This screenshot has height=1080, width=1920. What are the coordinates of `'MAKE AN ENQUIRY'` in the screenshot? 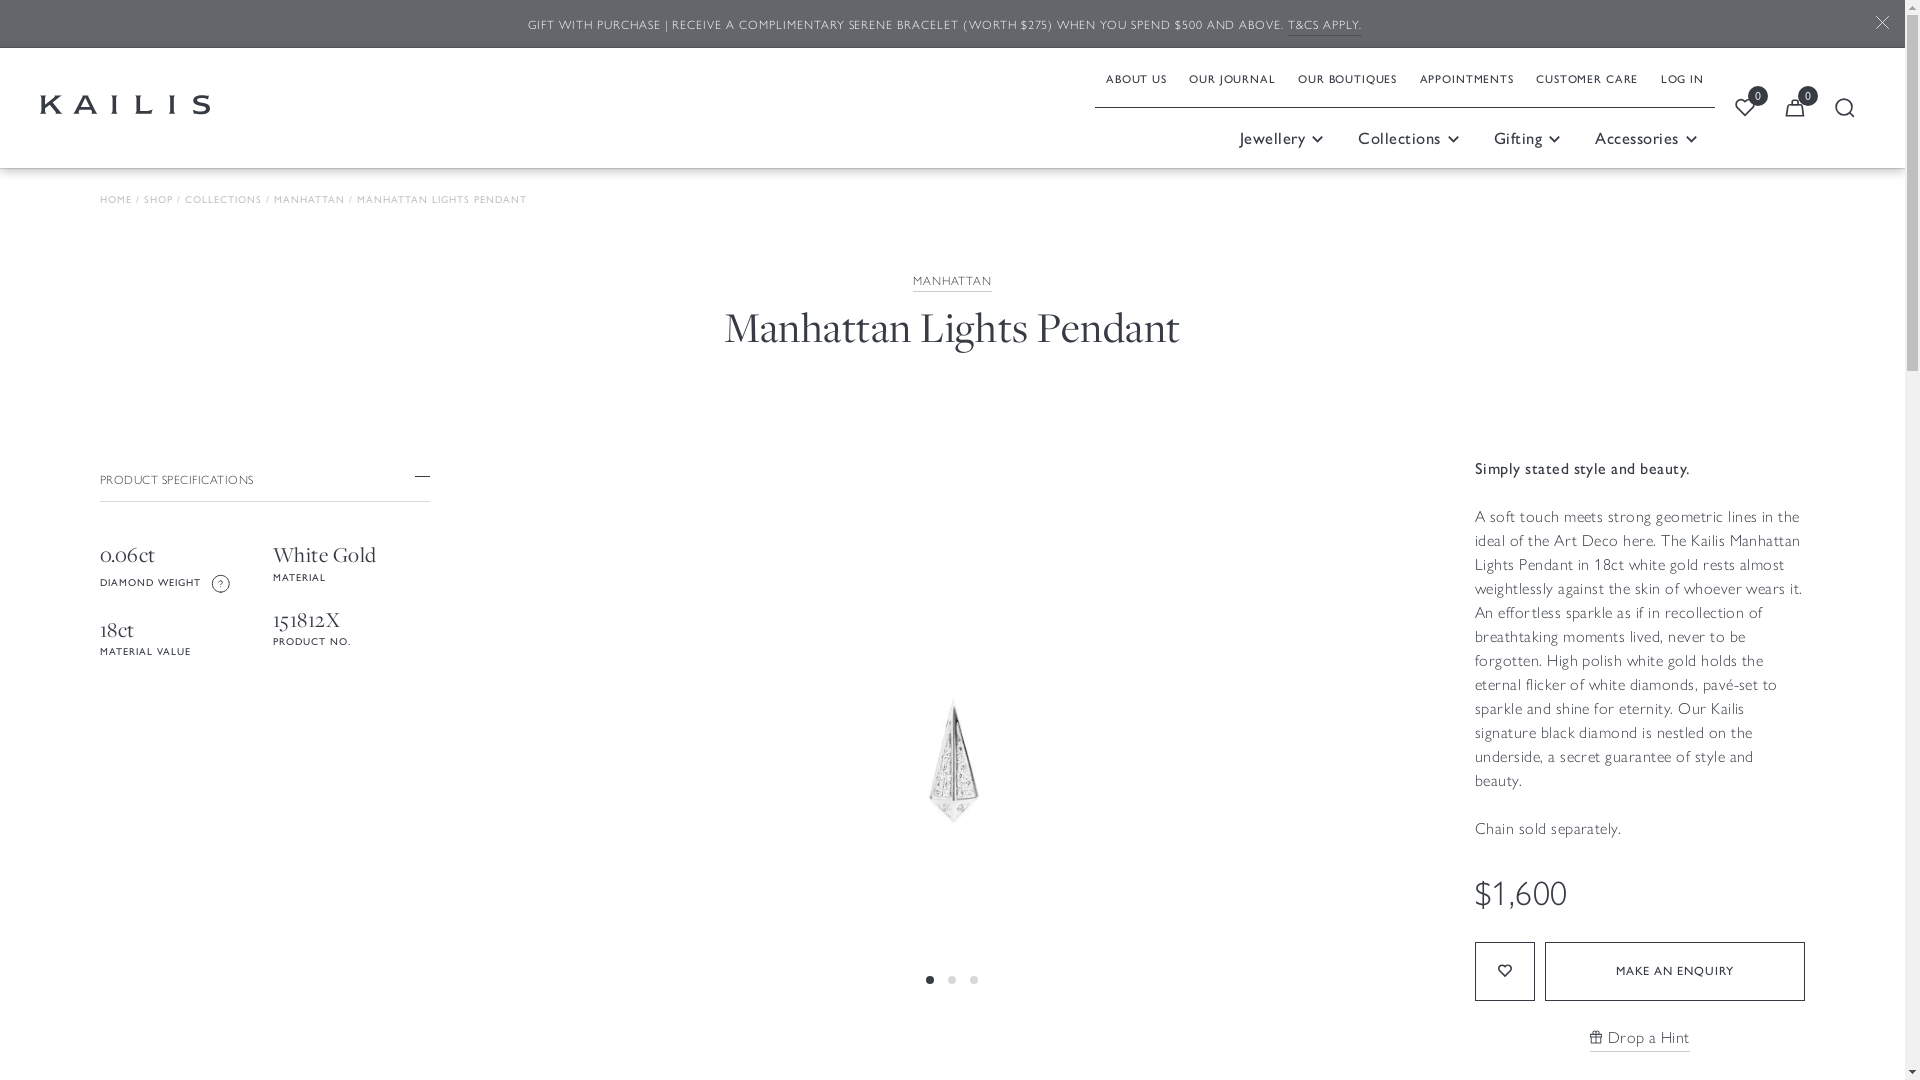 It's located at (1675, 970).